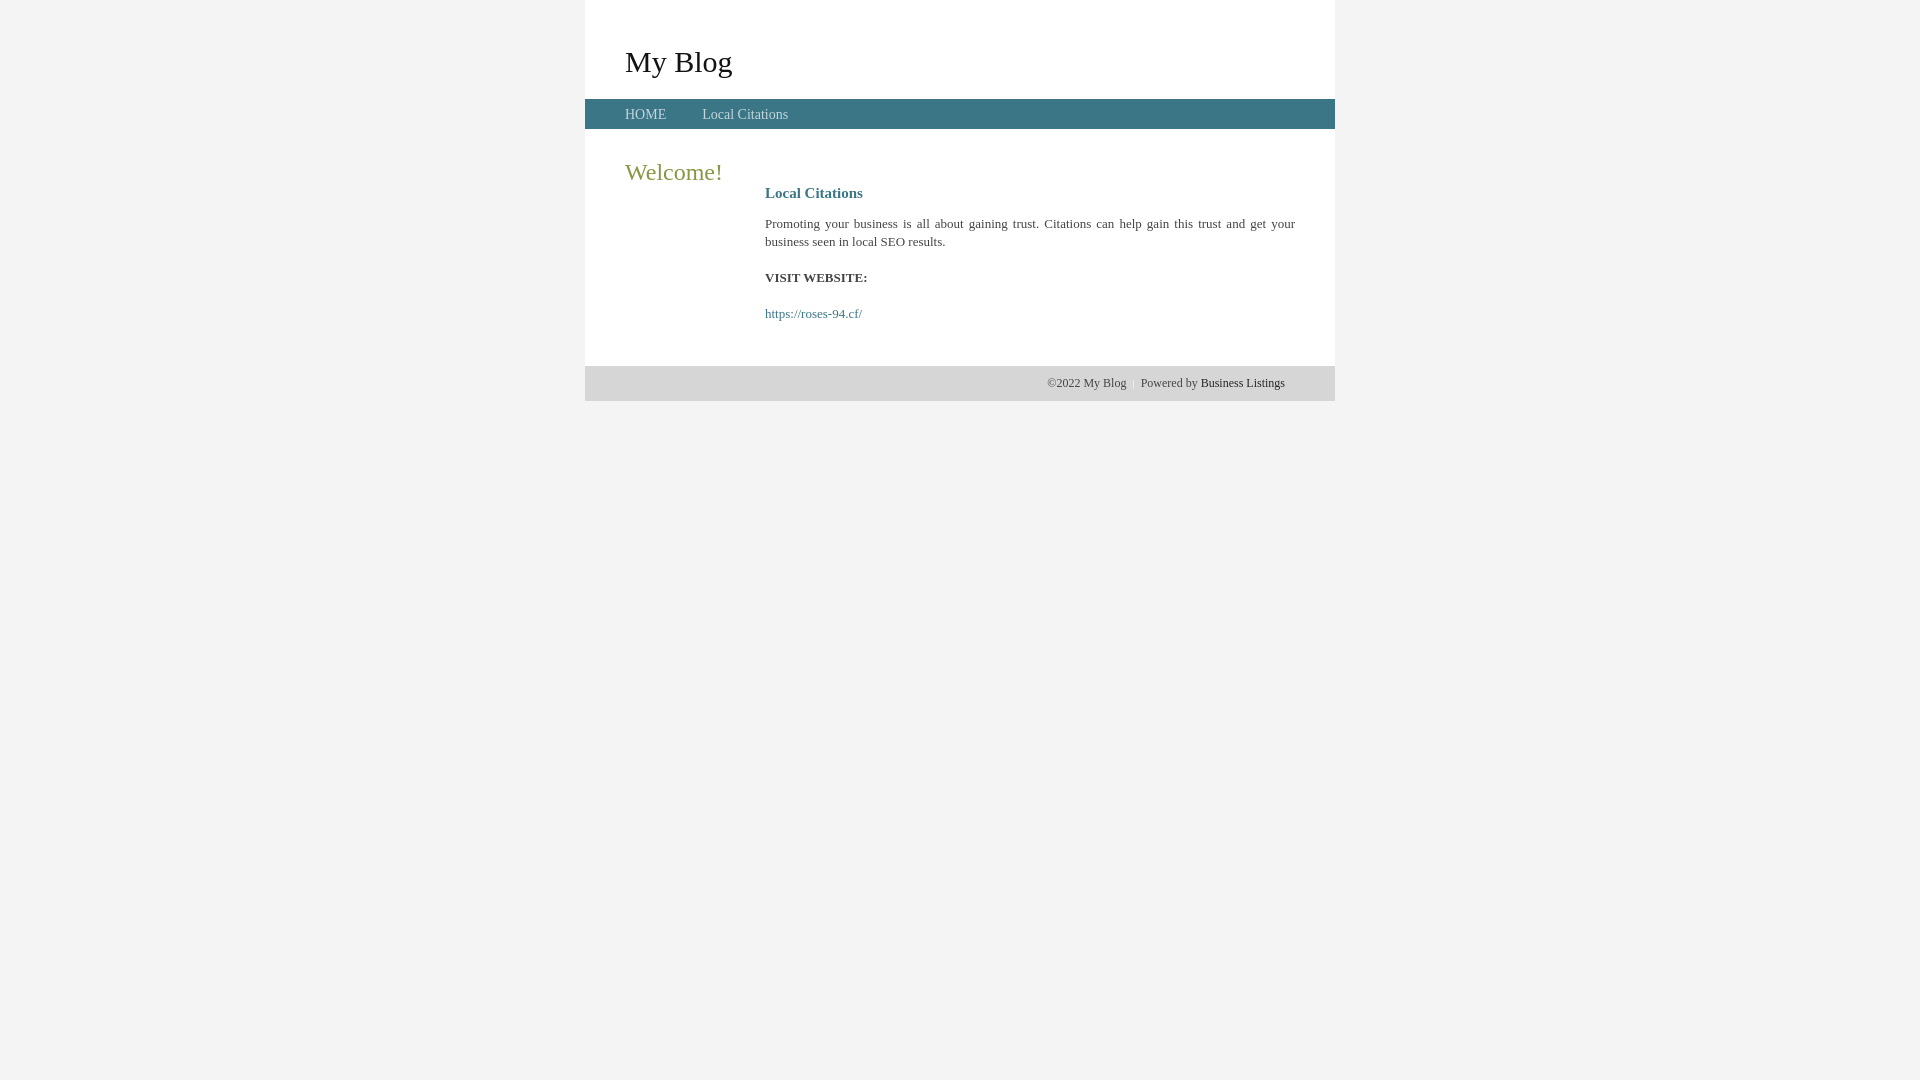 This screenshot has width=1920, height=1080. What do you see at coordinates (645, 114) in the screenshot?
I see `'HOME'` at bounding box center [645, 114].